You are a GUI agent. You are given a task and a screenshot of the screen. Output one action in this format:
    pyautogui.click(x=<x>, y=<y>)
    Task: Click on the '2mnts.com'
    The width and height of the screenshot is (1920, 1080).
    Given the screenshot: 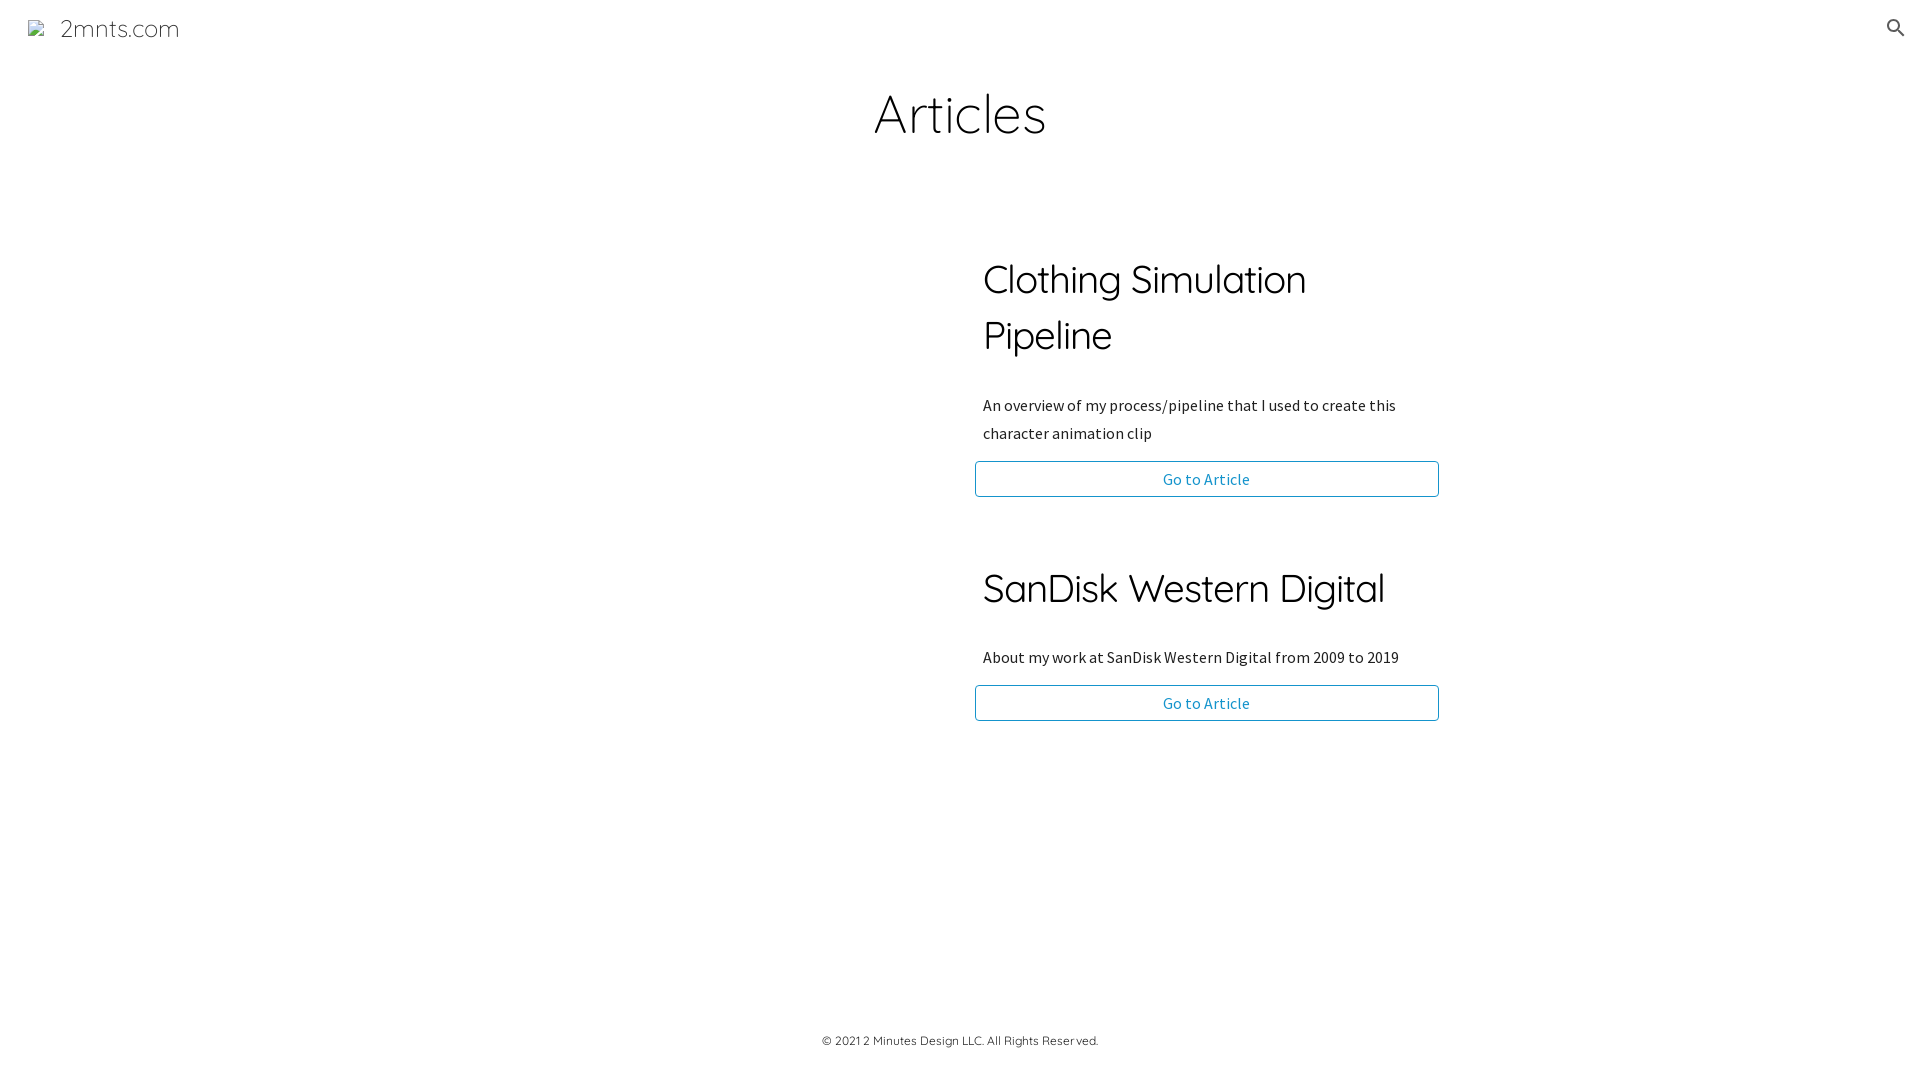 What is the action you would take?
    pyautogui.click(x=103, y=24)
    